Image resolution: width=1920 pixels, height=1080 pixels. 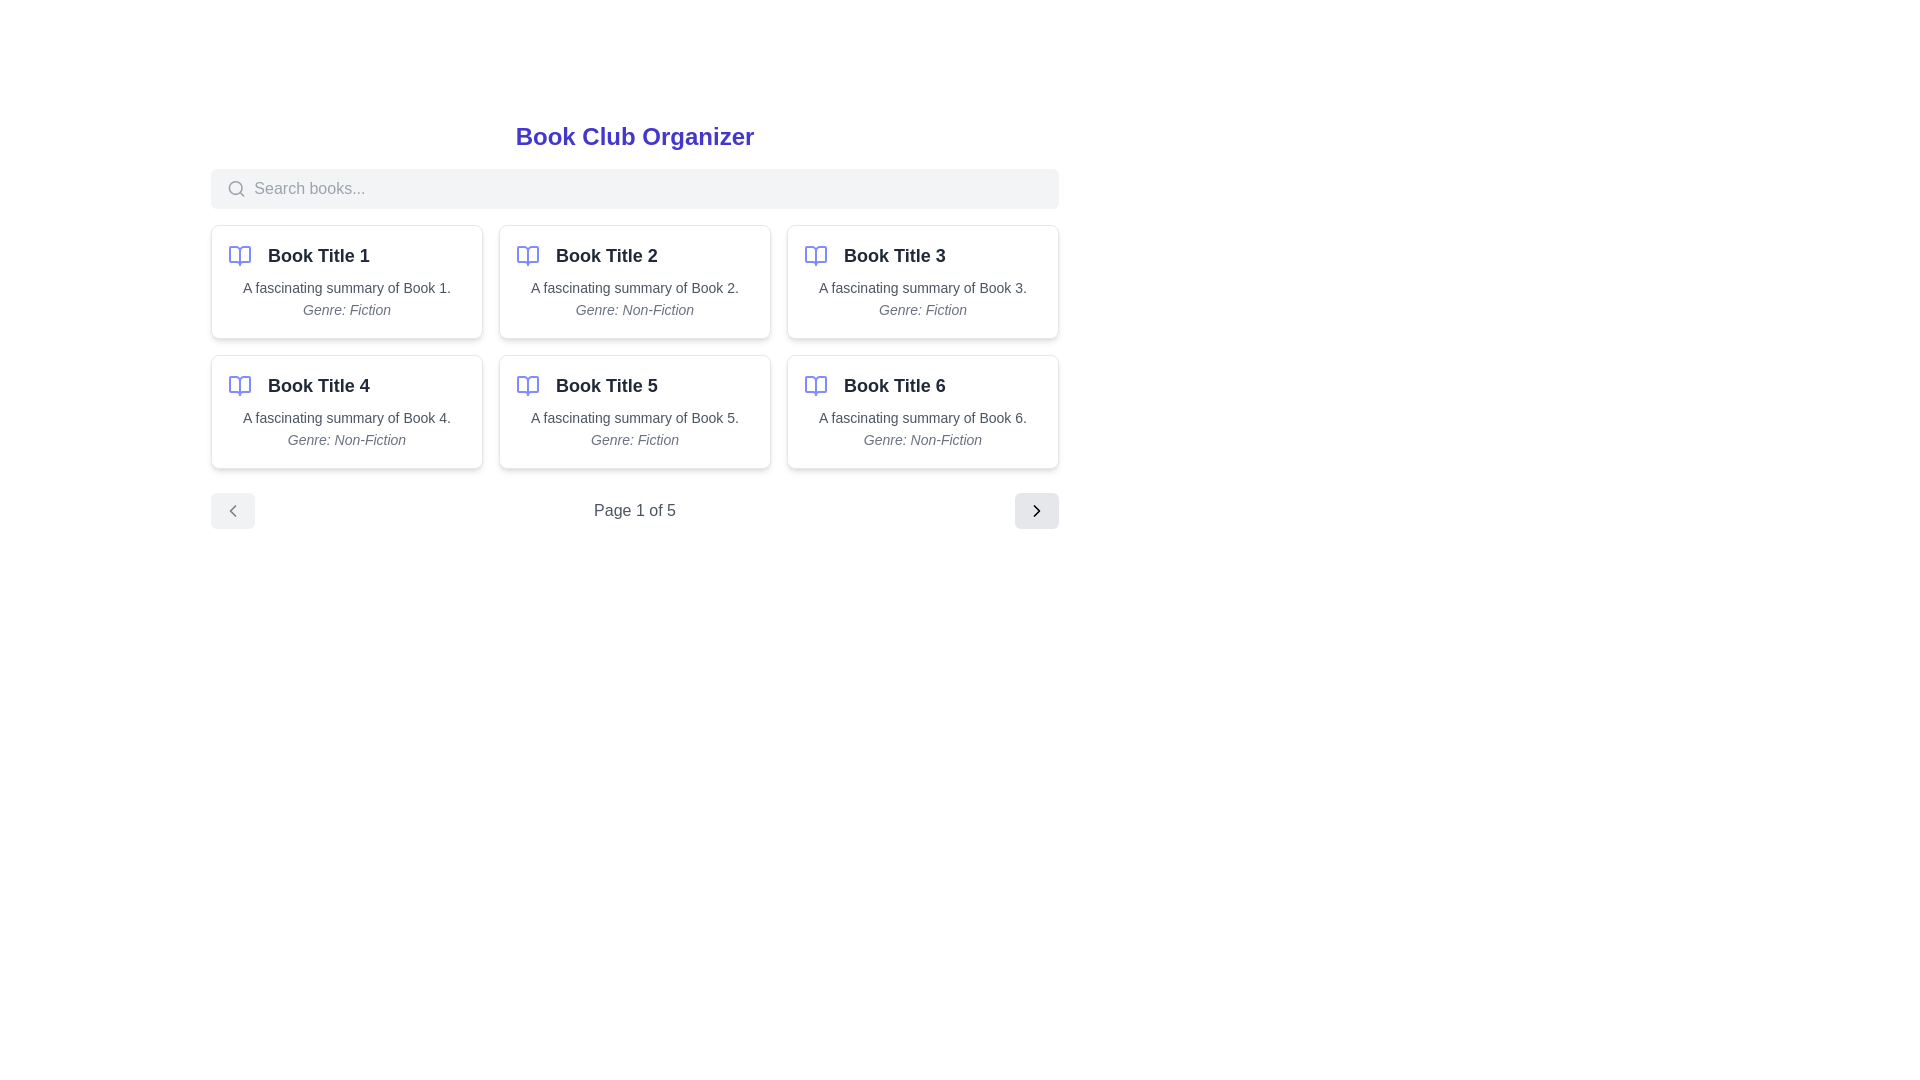 What do you see at coordinates (921, 309) in the screenshot?
I see `the genre label of the book card located at the bottom of the third card in the top row, which provides additional metadata about the book` at bounding box center [921, 309].